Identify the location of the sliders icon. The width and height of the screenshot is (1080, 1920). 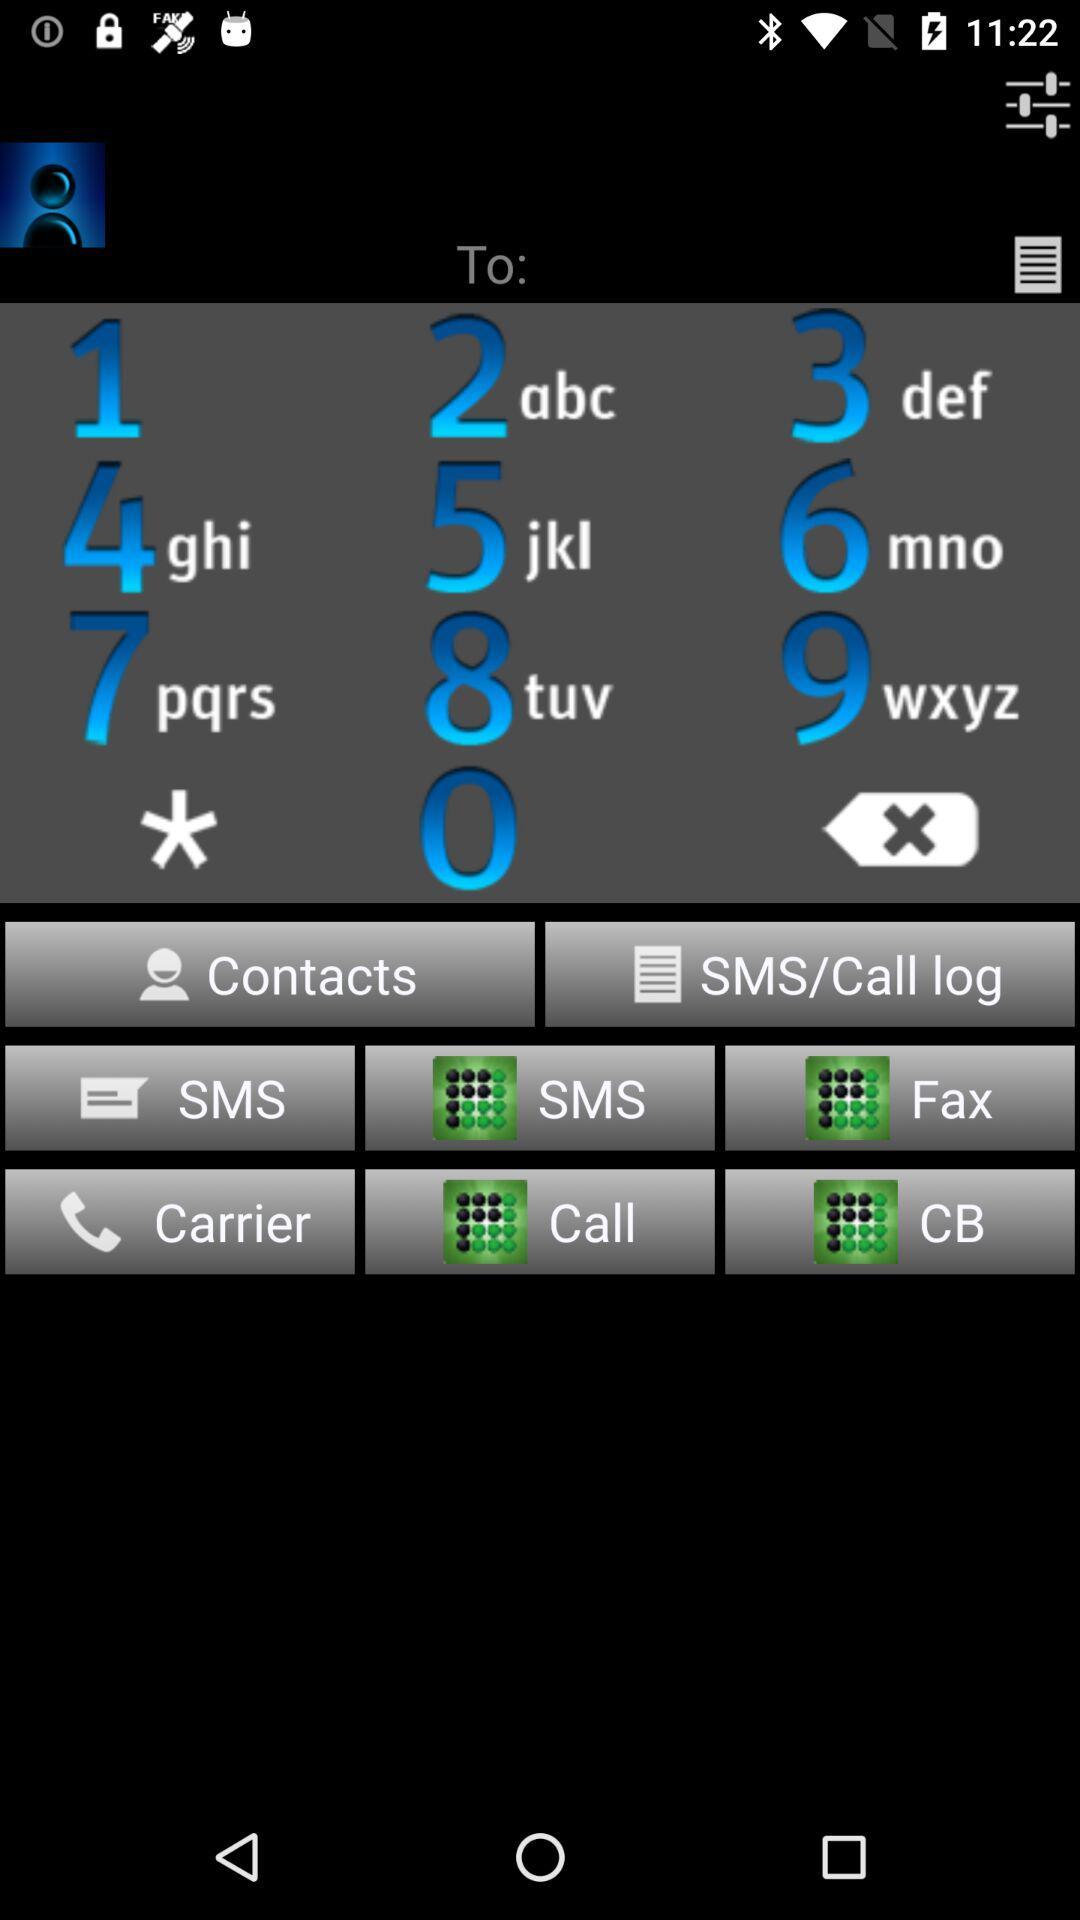
(1036, 104).